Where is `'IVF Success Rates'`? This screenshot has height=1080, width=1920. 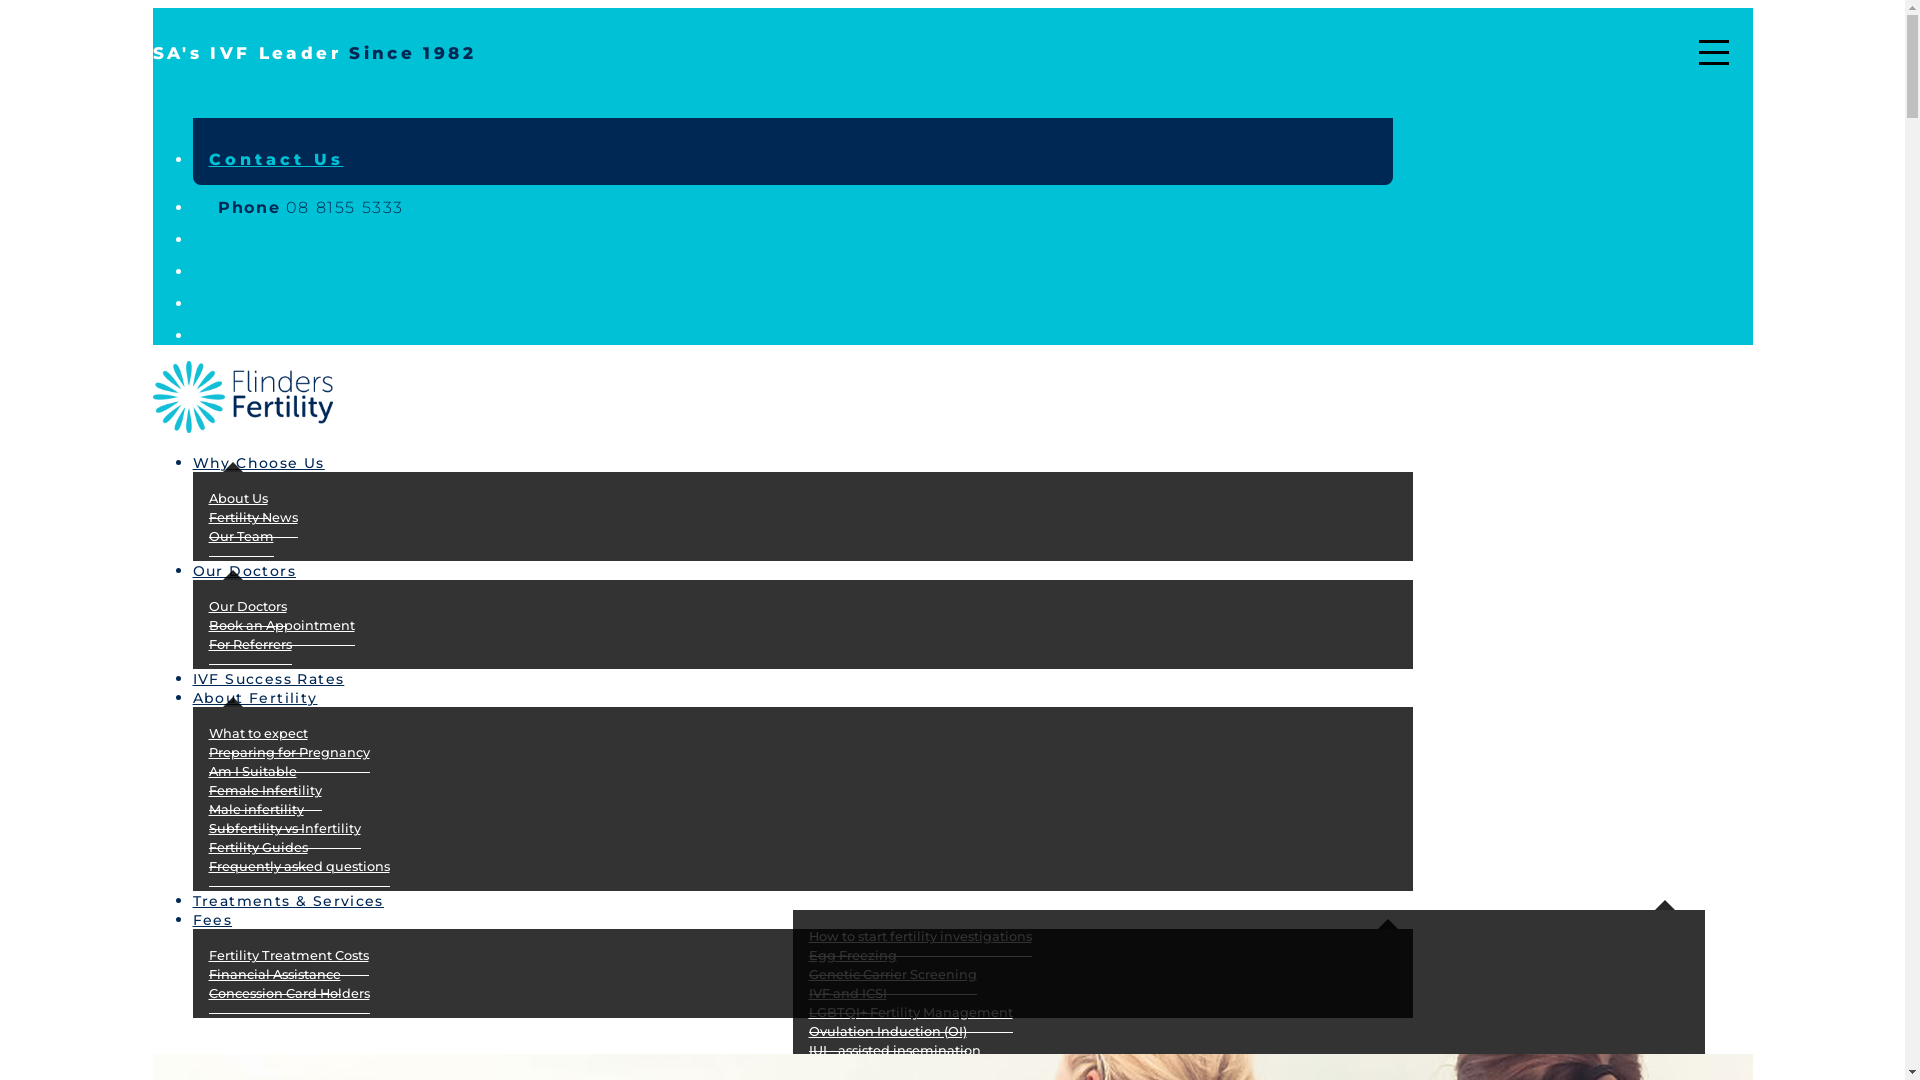
'IVF Success Rates' is located at coordinates (282, 675).